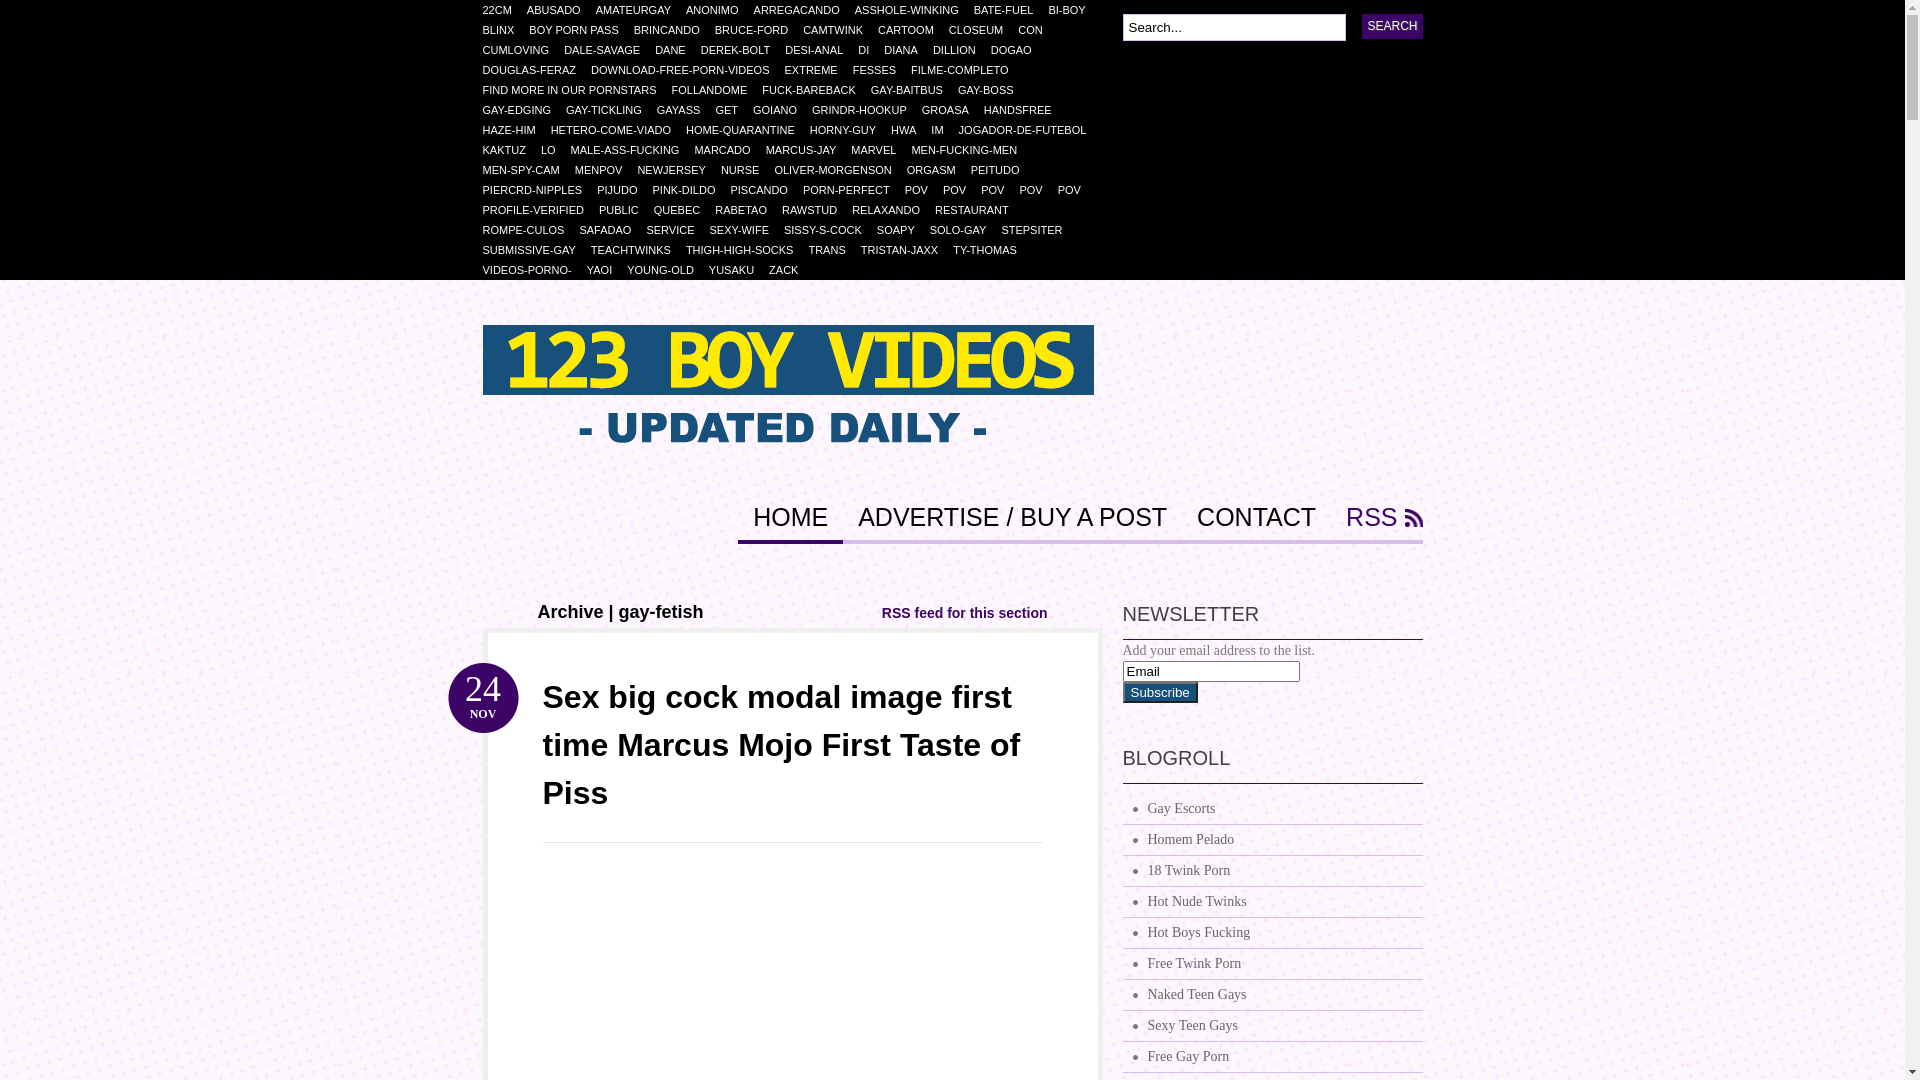  What do you see at coordinates (961, 189) in the screenshot?
I see `'POV'` at bounding box center [961, 189].